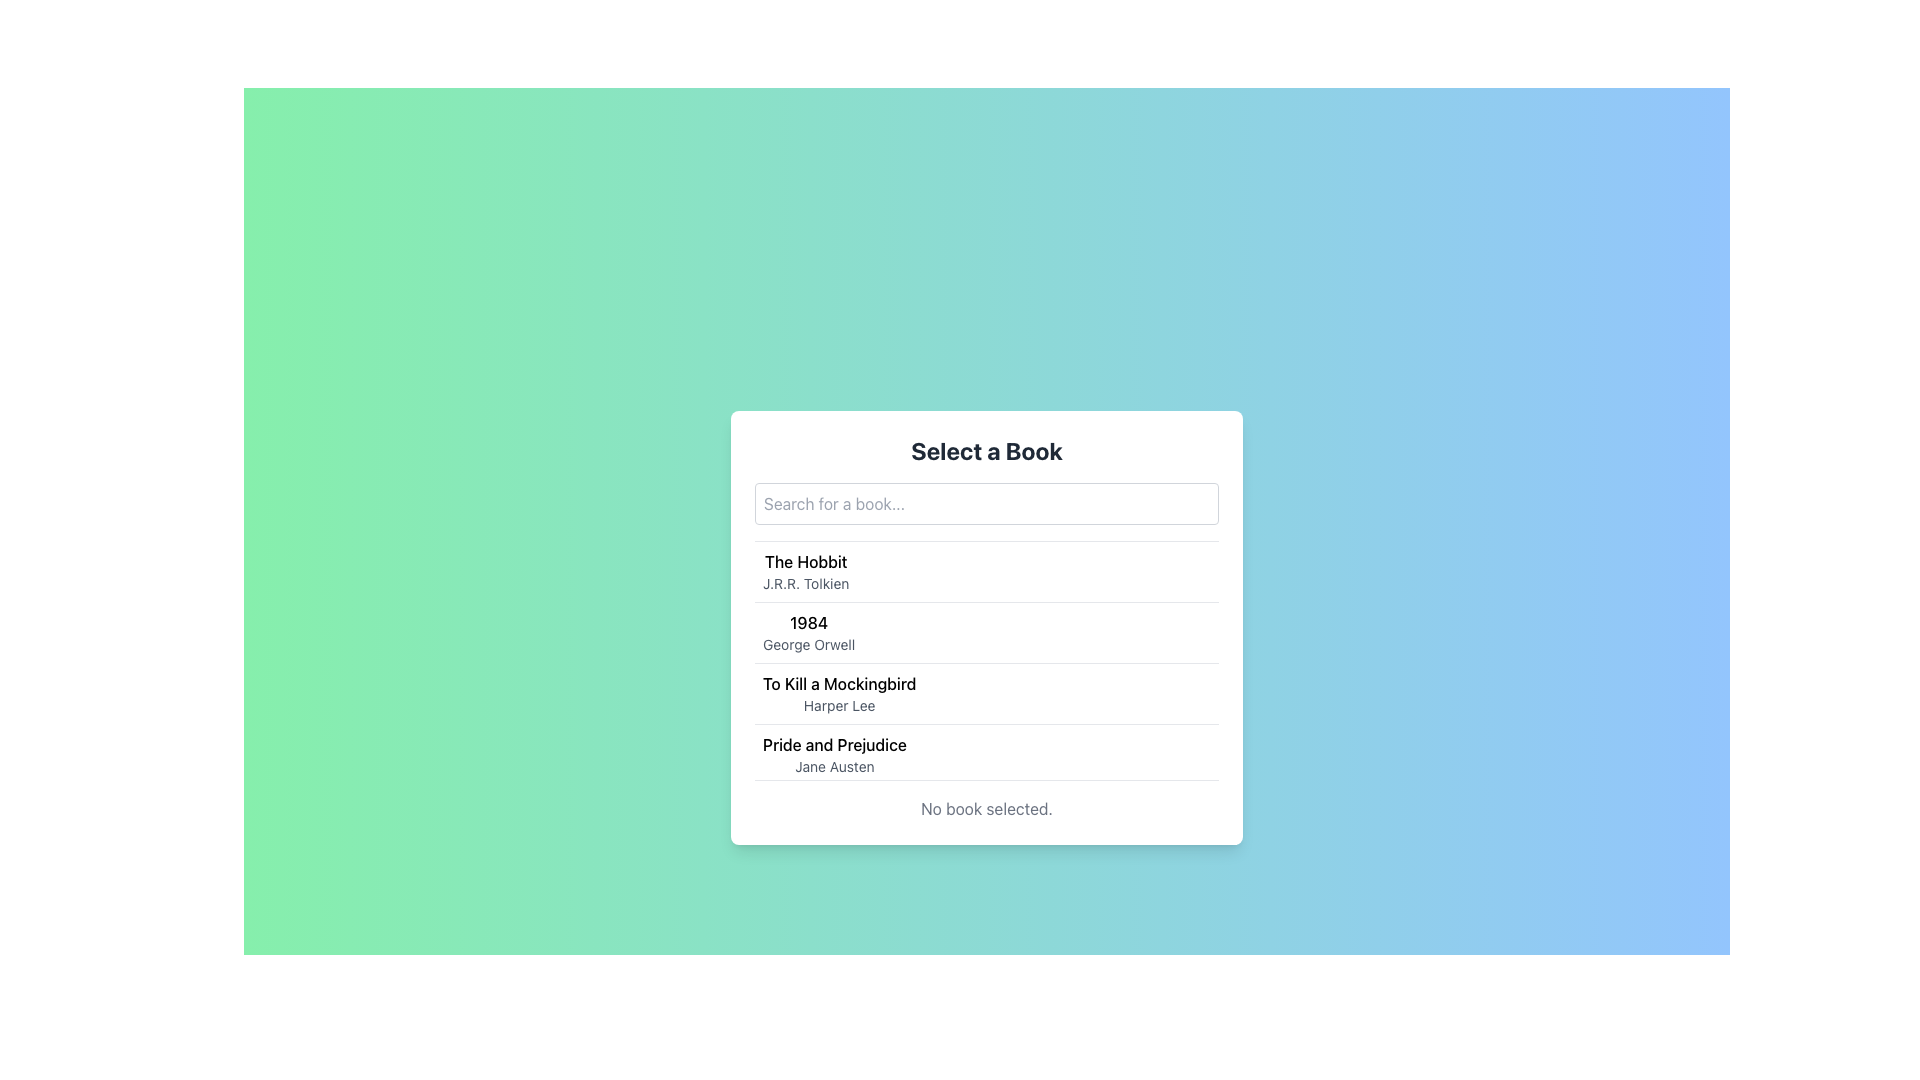 The width and height of the screenshot is (1920, 1080). Describe the element at coordinates (834, 755) in the screenshot. I see `the fourth list item displaying 'Pride and Prejudice' by 'Jane Austen'` at that location.